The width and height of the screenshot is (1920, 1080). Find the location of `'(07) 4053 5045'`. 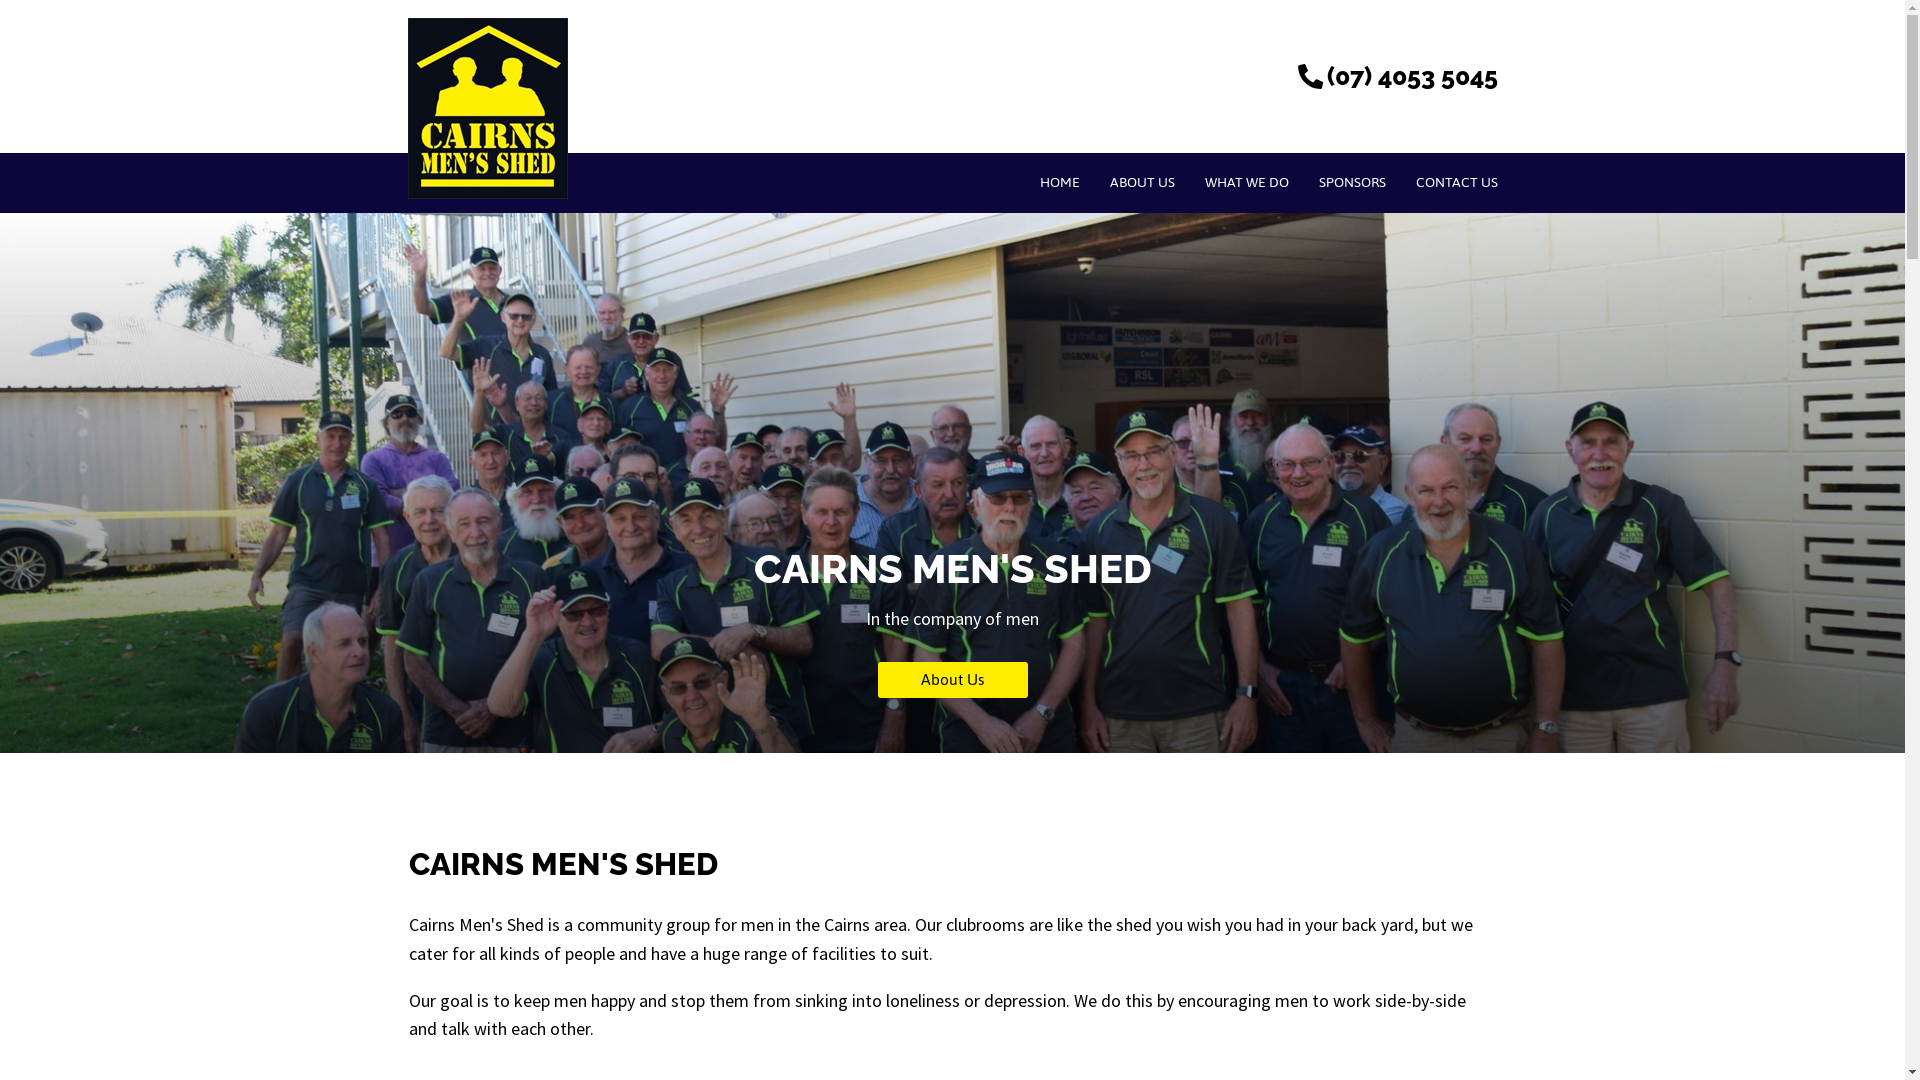

'(07) 4053 5045' is located at coordinates (1395, 75).